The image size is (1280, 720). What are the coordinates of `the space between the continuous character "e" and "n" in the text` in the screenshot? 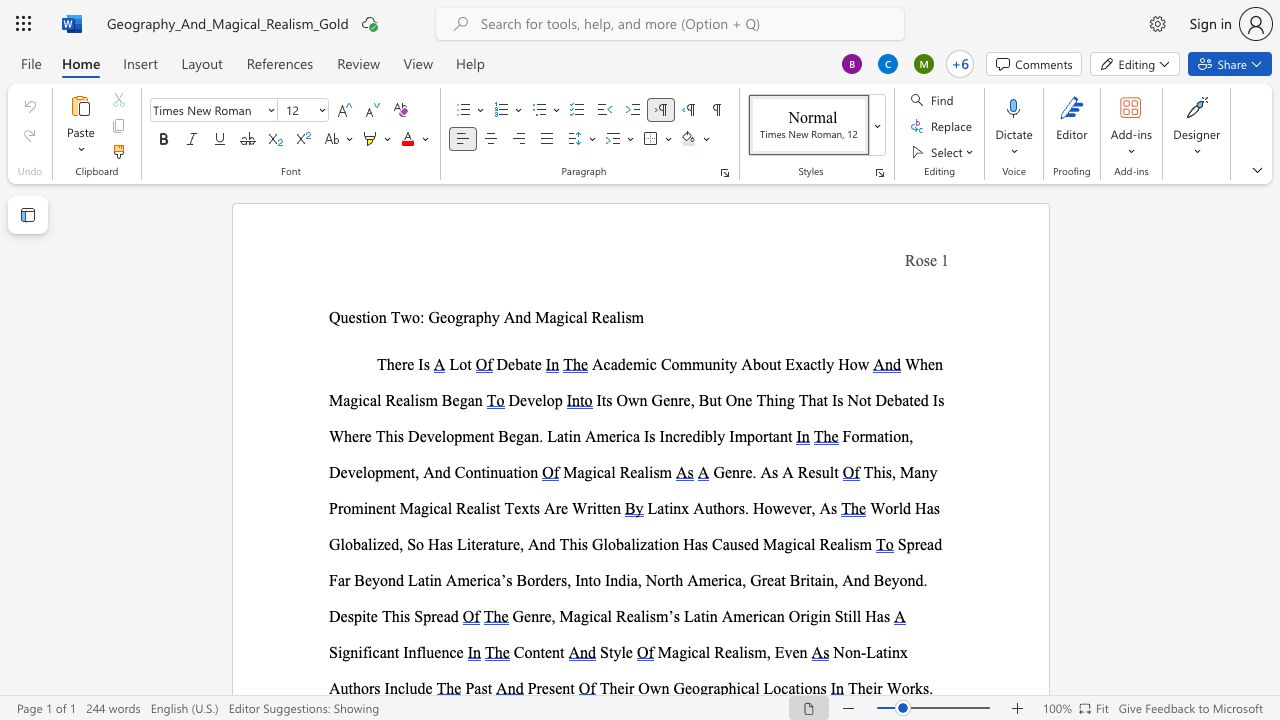 It's located at (531, 615).